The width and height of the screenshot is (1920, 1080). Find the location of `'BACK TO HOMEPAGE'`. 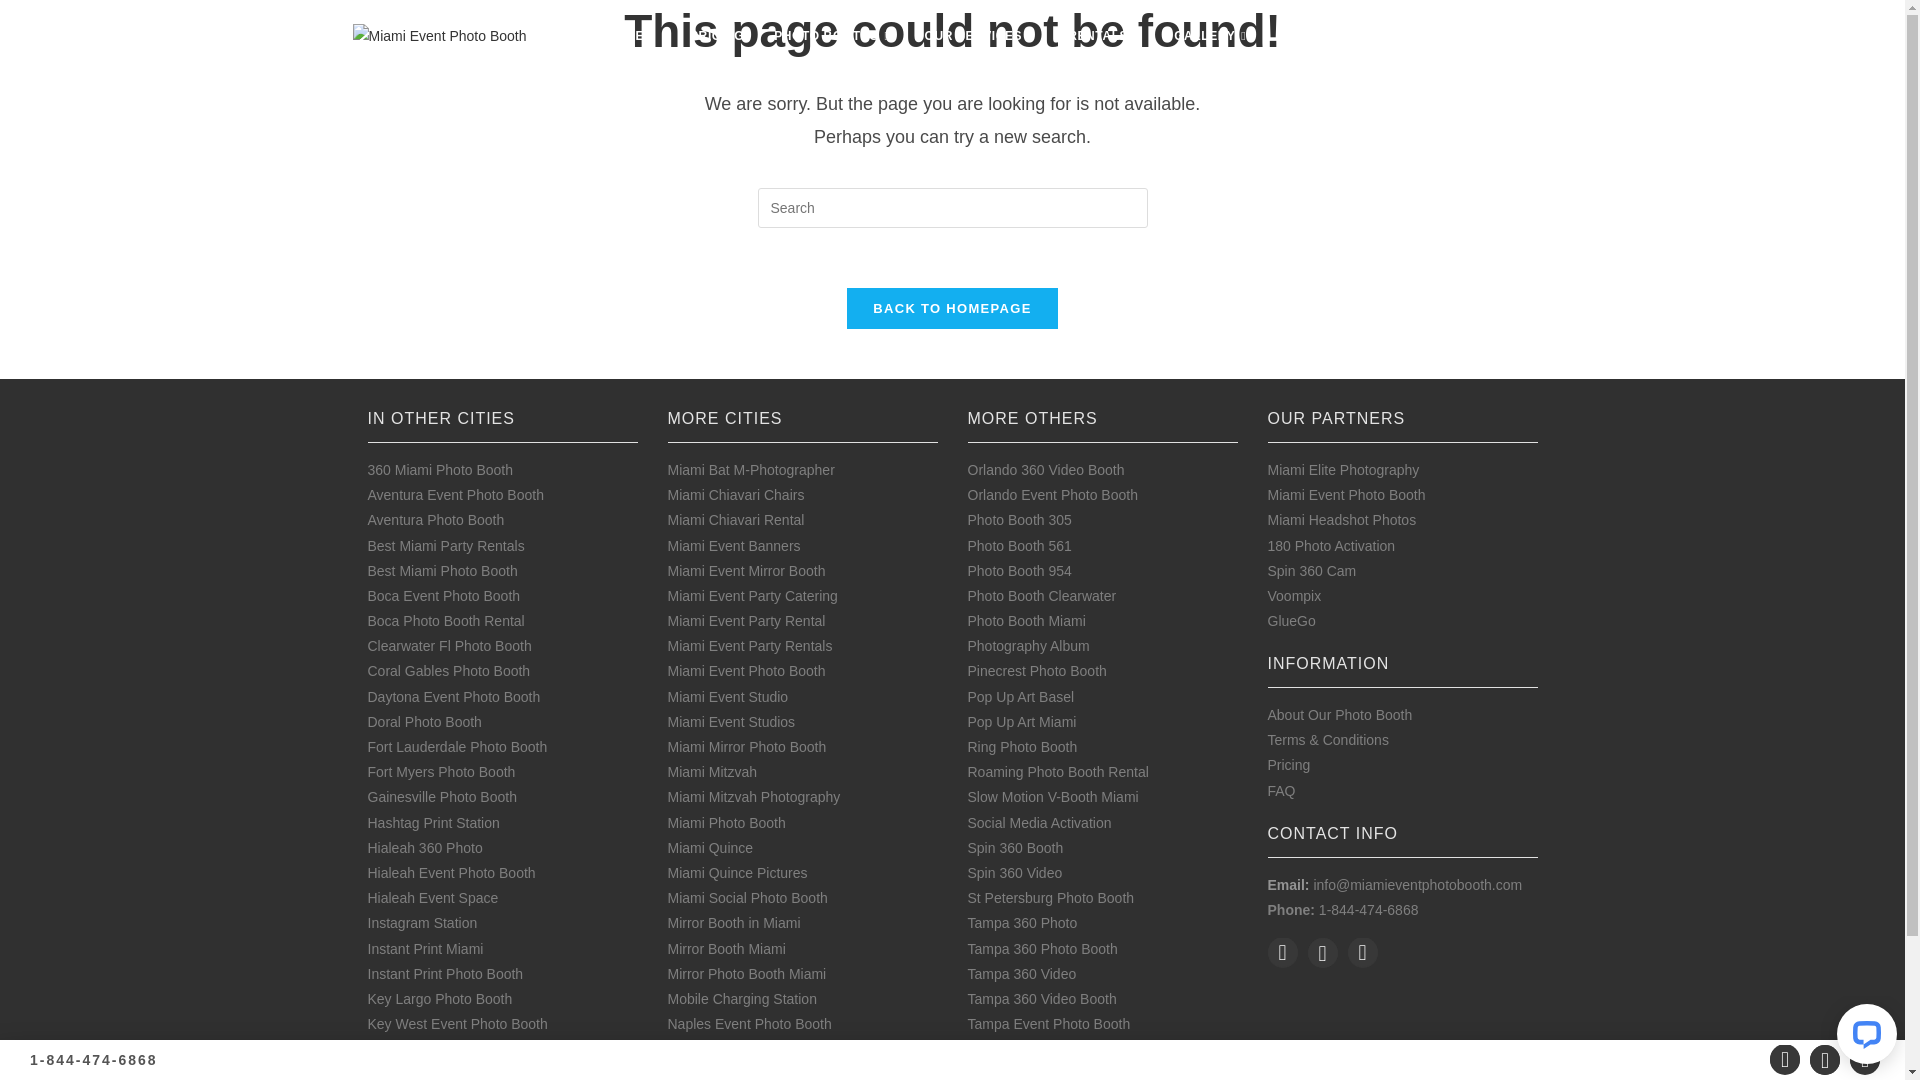

'BACK TO HOMEPAGE' is located at coordinates (950, 308).